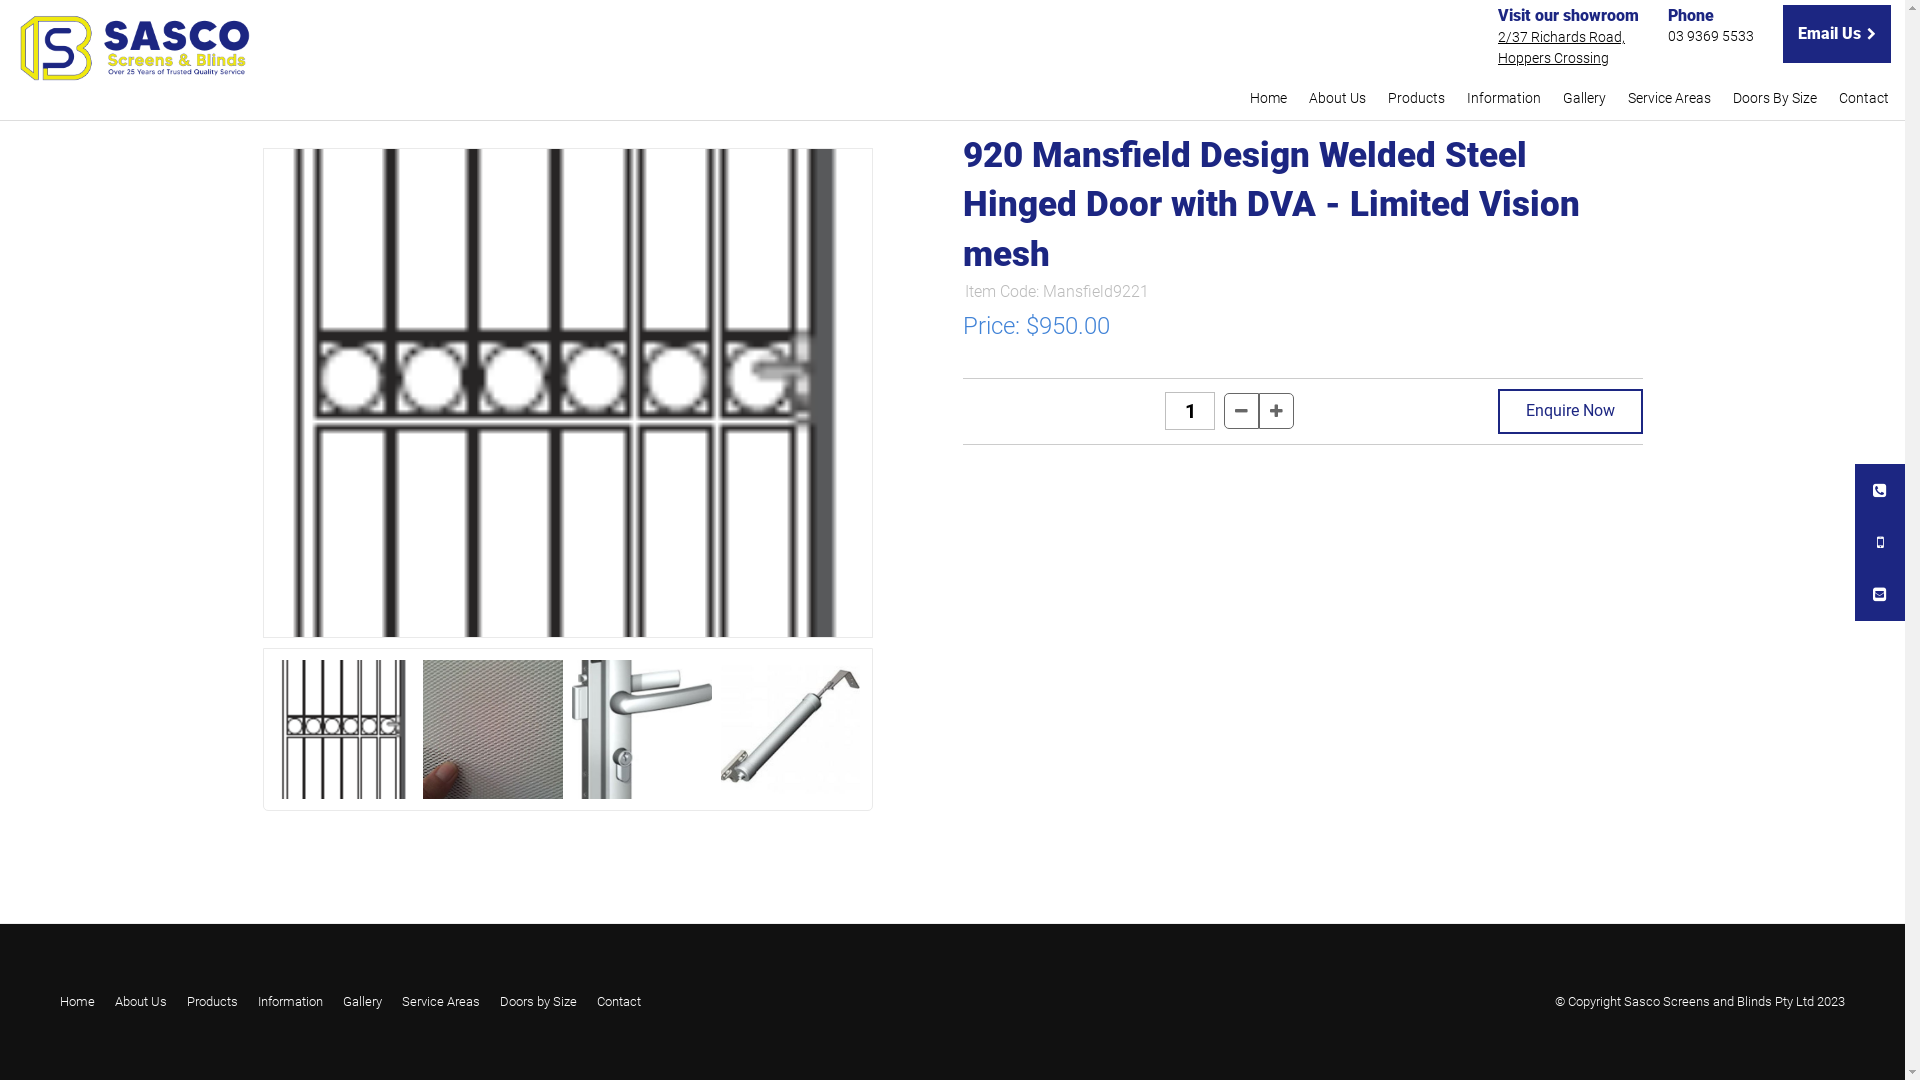  Describe the element at coordinates (1337, 98) in the screenshot. I see `'About Us'` at that location.